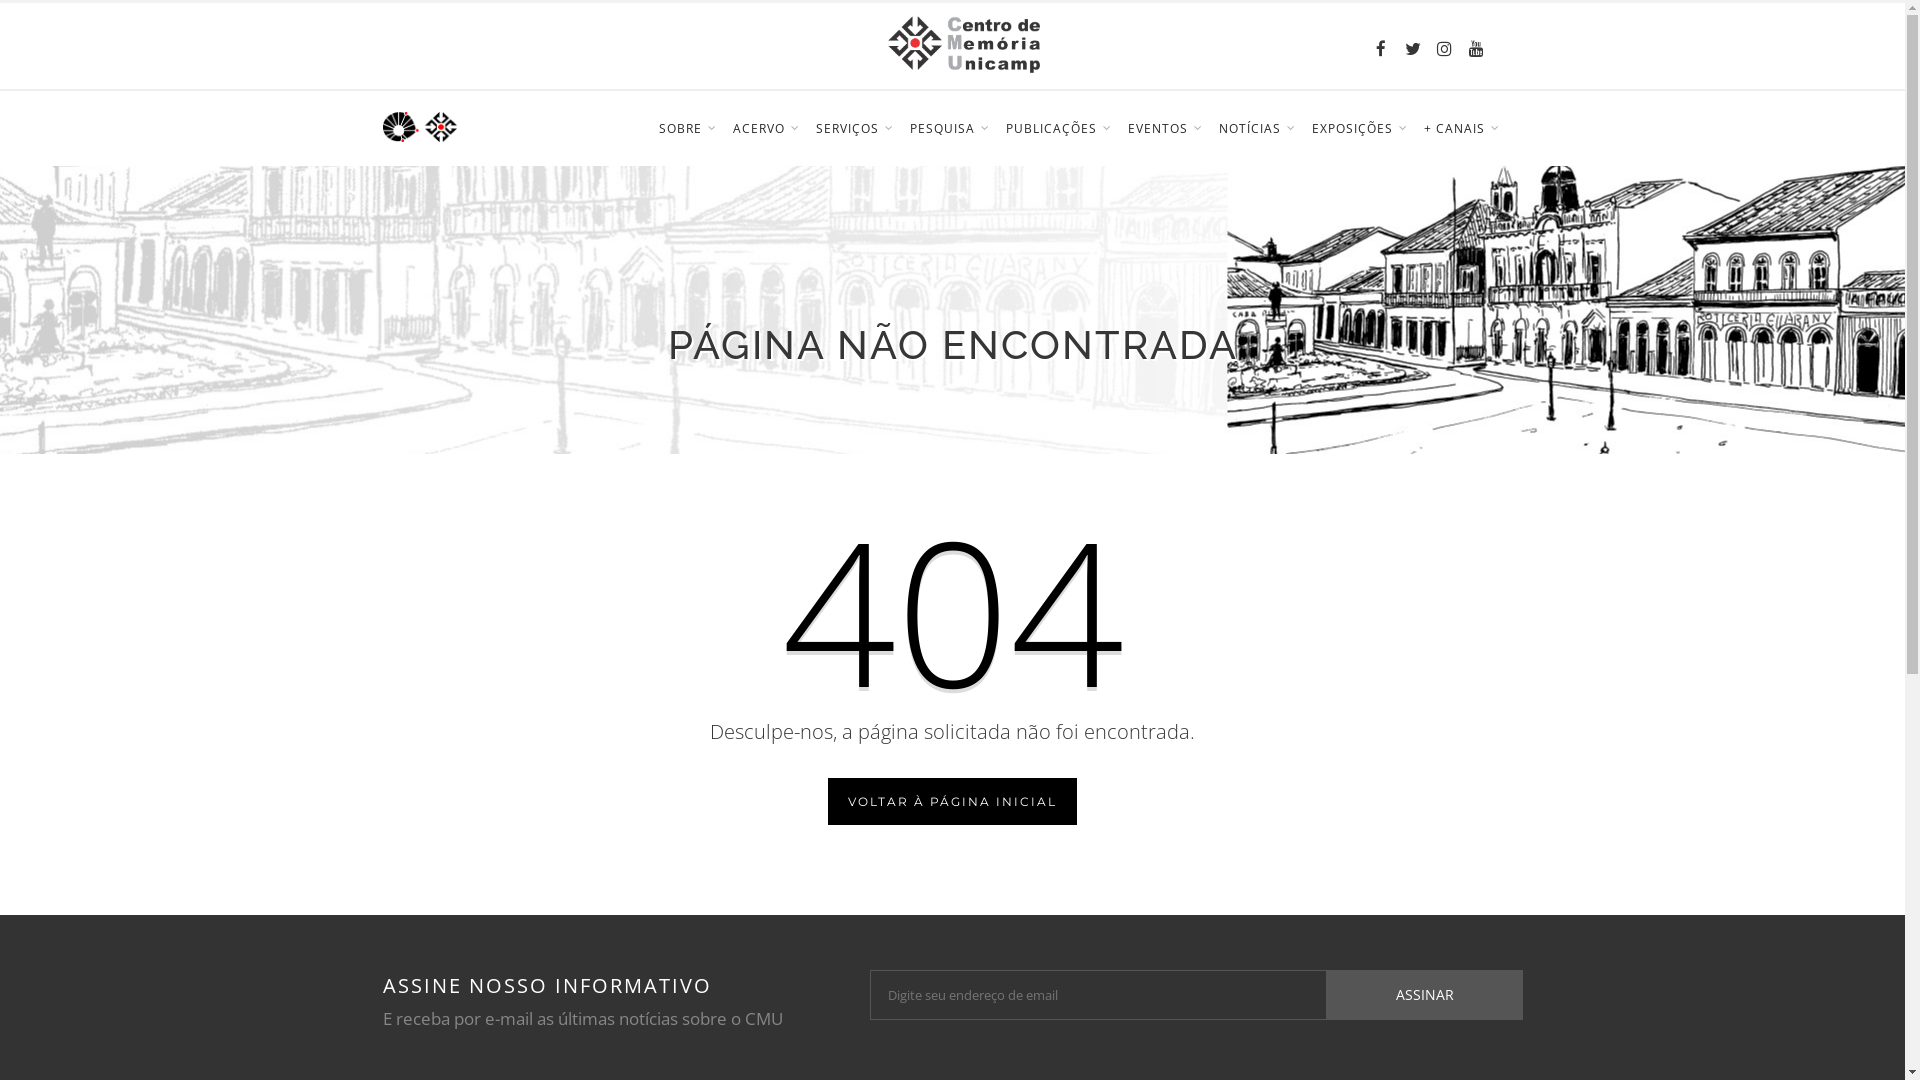 The width and height of the screenshot is (1920, 1080). Describe the element at coordinates (1165, 128) in the screenshot. I see `'EVENTOS'` at that location.